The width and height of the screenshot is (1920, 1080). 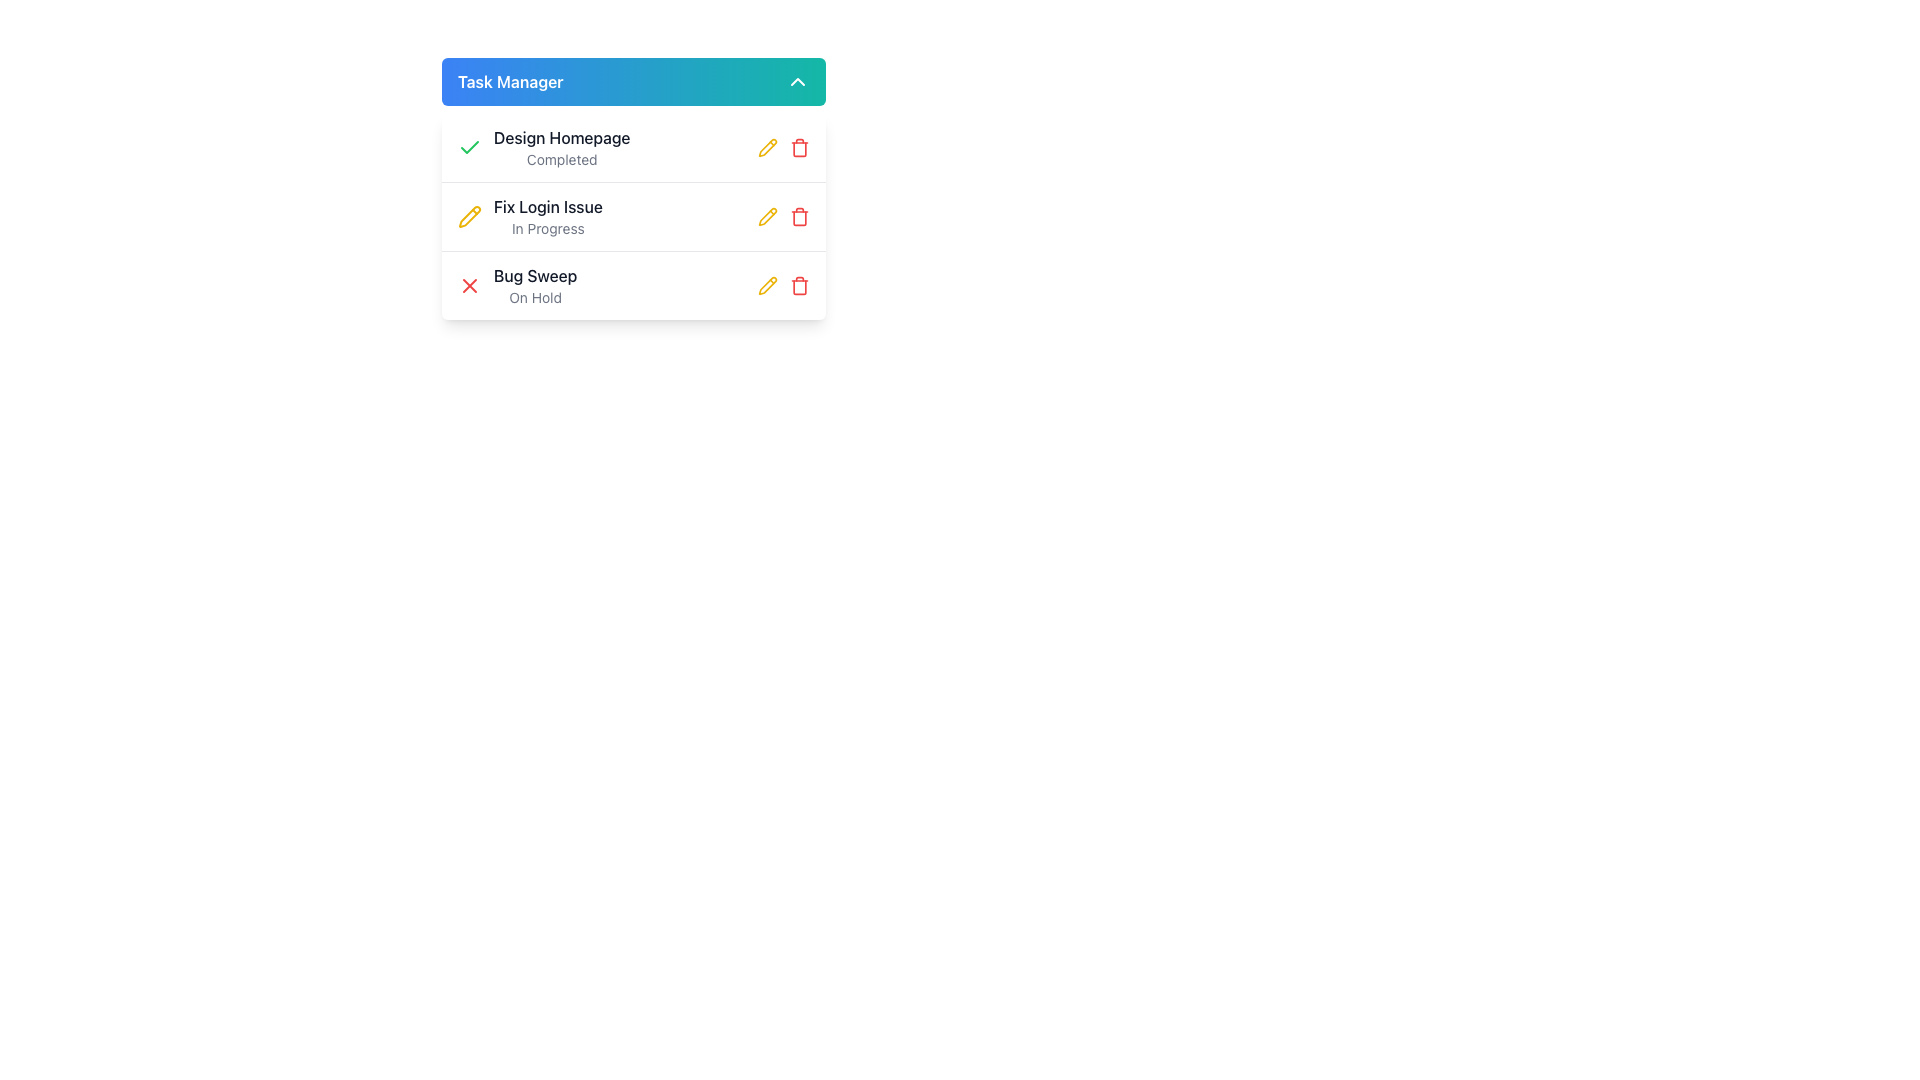 I want to click on the task labeled 'Design Homepage', so click(x=544, y=146).